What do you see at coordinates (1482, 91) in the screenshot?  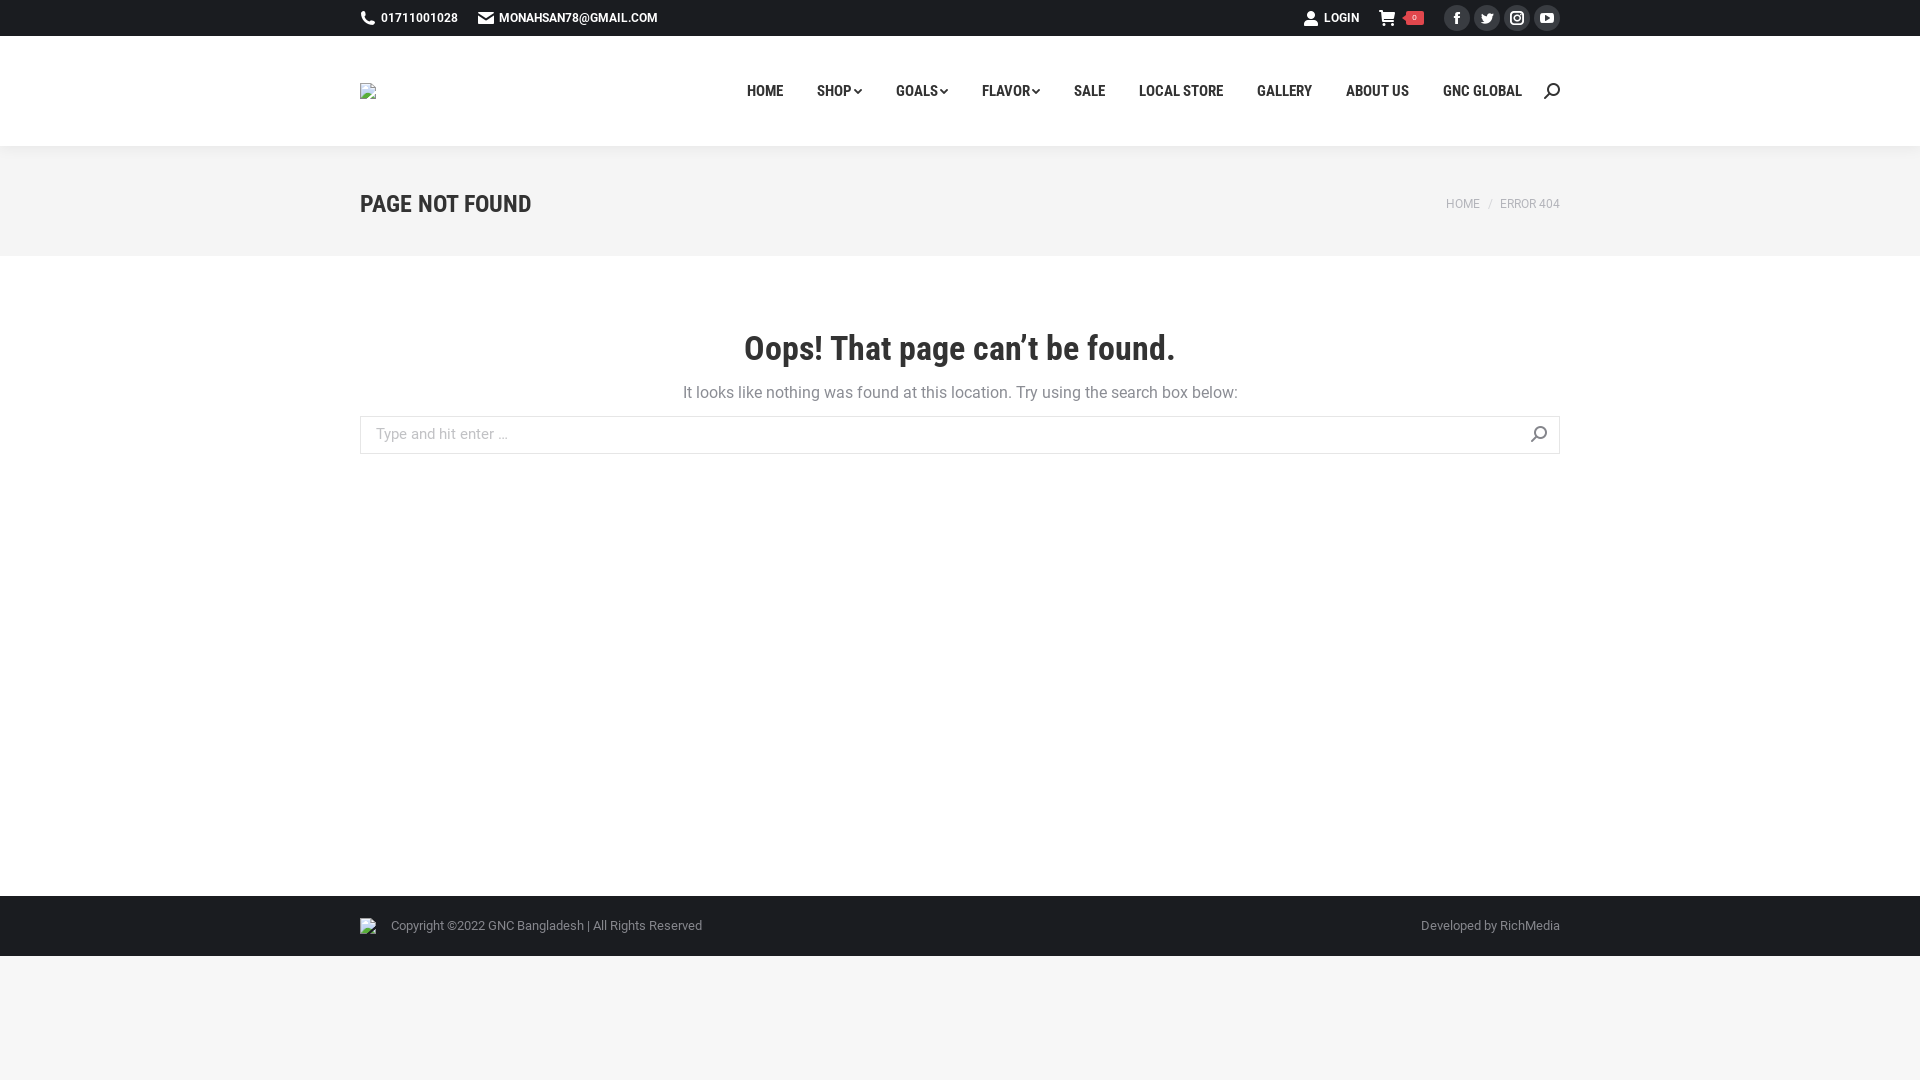 I see `'GNC GLOBAL'` at bounding box center [1482, 91].